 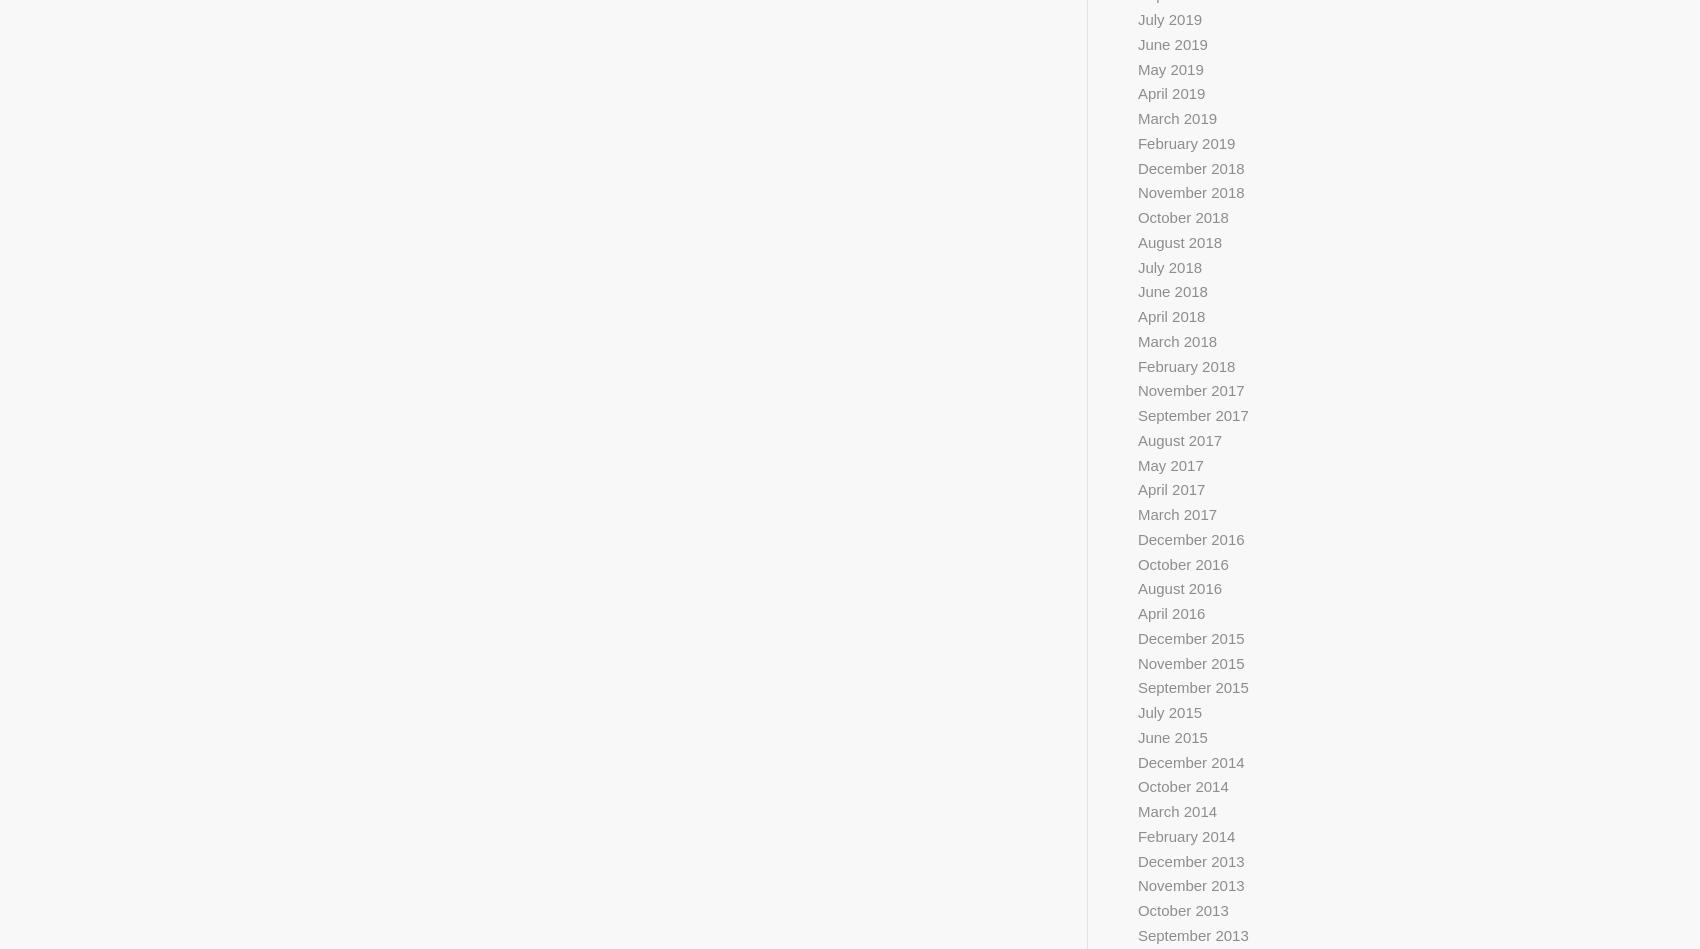 I want to click on 'November 2013', so click(x=1189, y=884).